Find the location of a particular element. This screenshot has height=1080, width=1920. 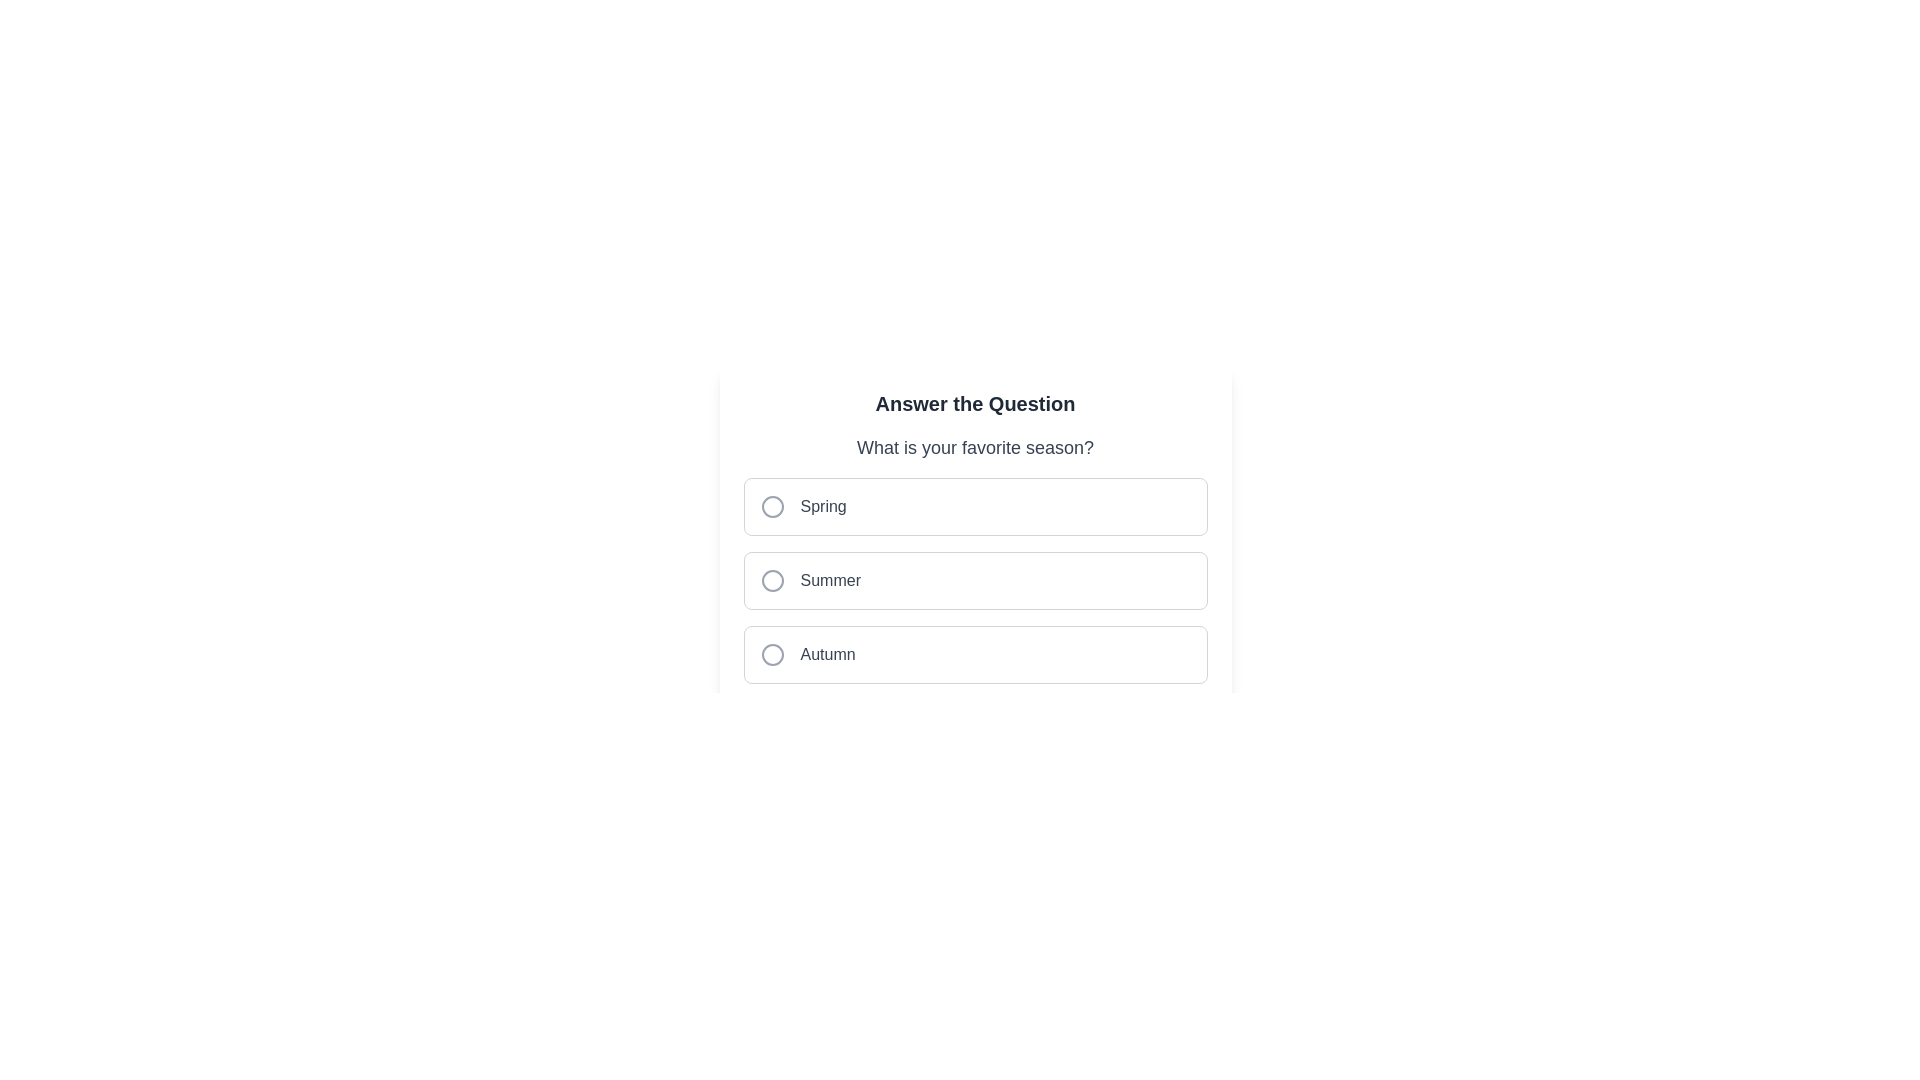

the selectable list item displaying the text 'Spring' is located at coordinates (975, 505).